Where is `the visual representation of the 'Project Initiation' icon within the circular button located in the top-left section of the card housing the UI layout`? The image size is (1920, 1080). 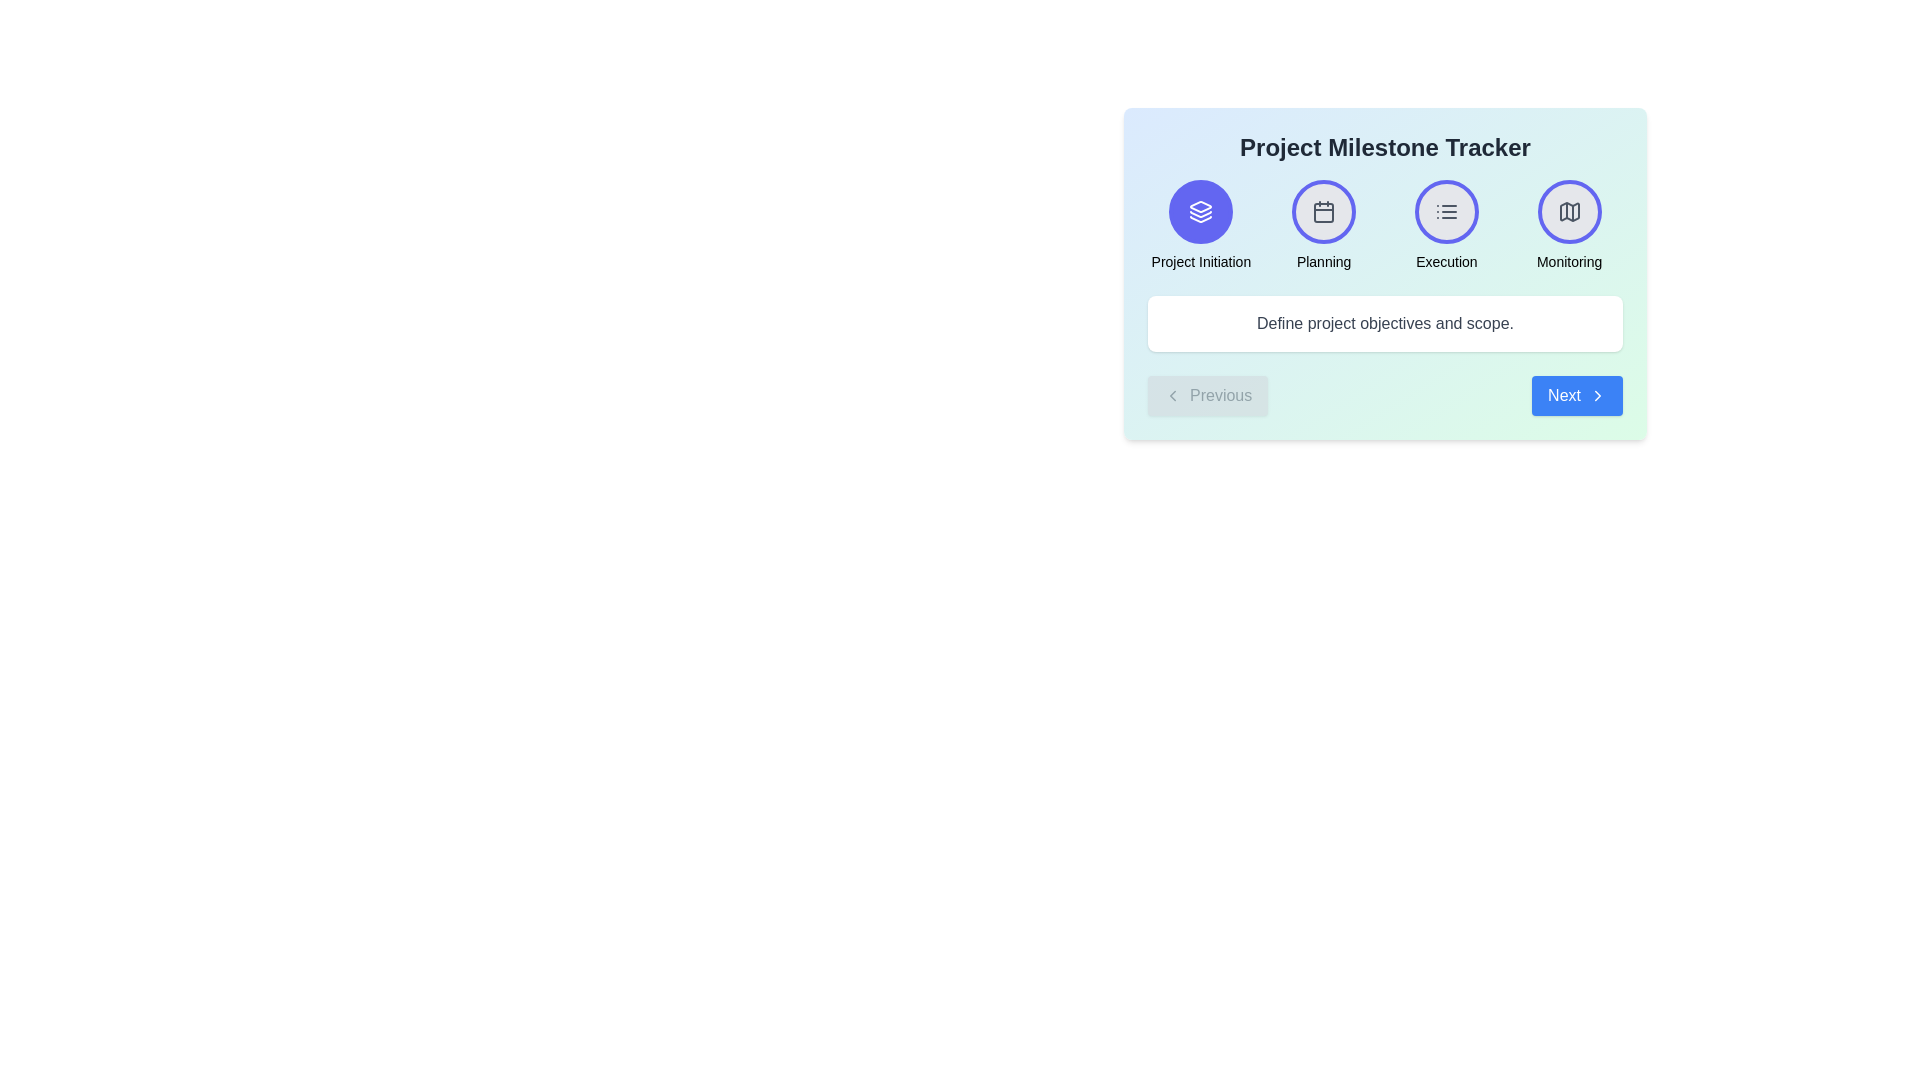
the visual representation of the 'Project Initiation' icon within the circular button located in the top-left section of the card housing the UI layout is located at coordinates (1200, 212).